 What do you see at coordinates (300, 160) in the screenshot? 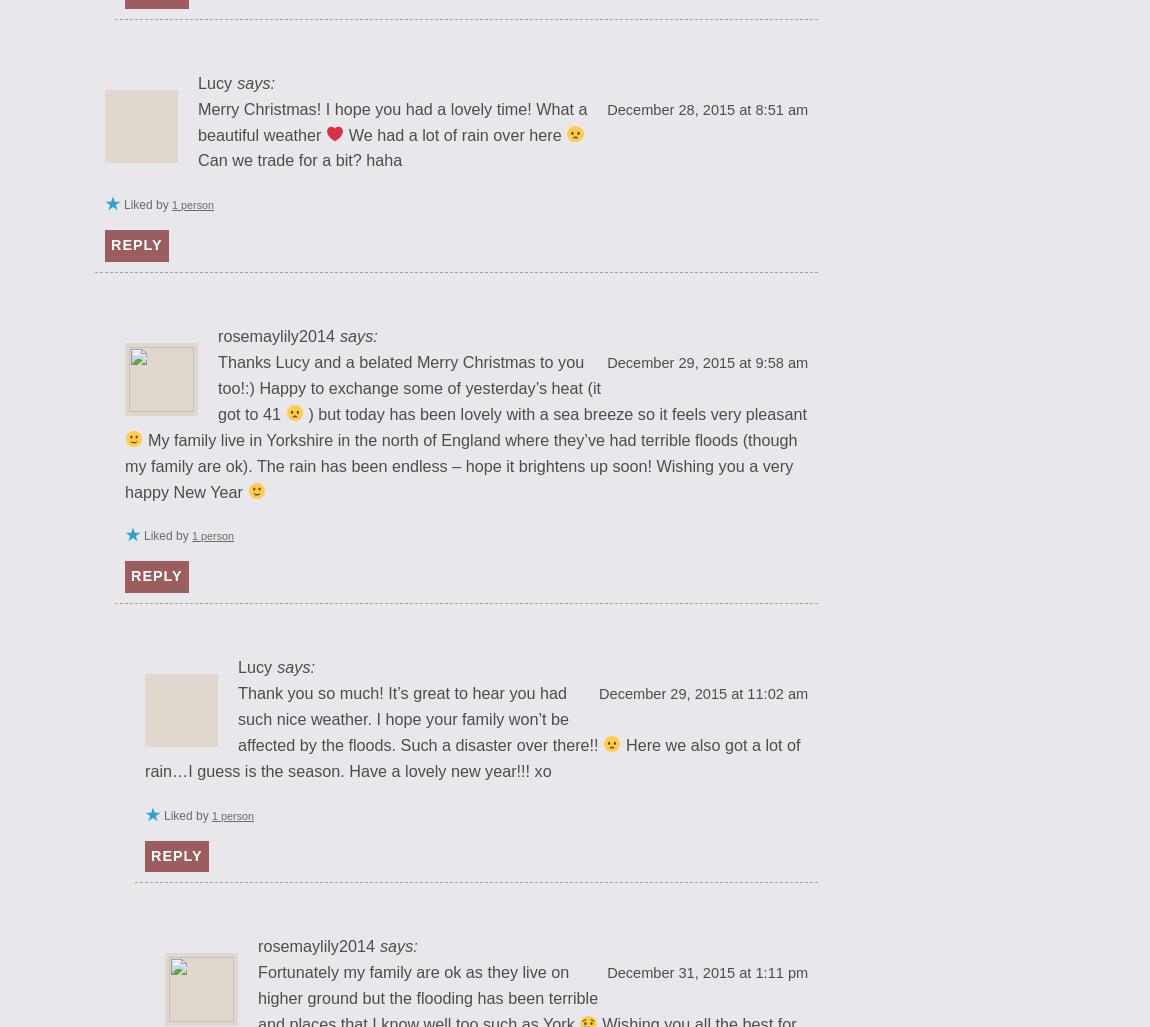
I see `'Can we trade for a bit? haha'` at bounding box center [300, 160].